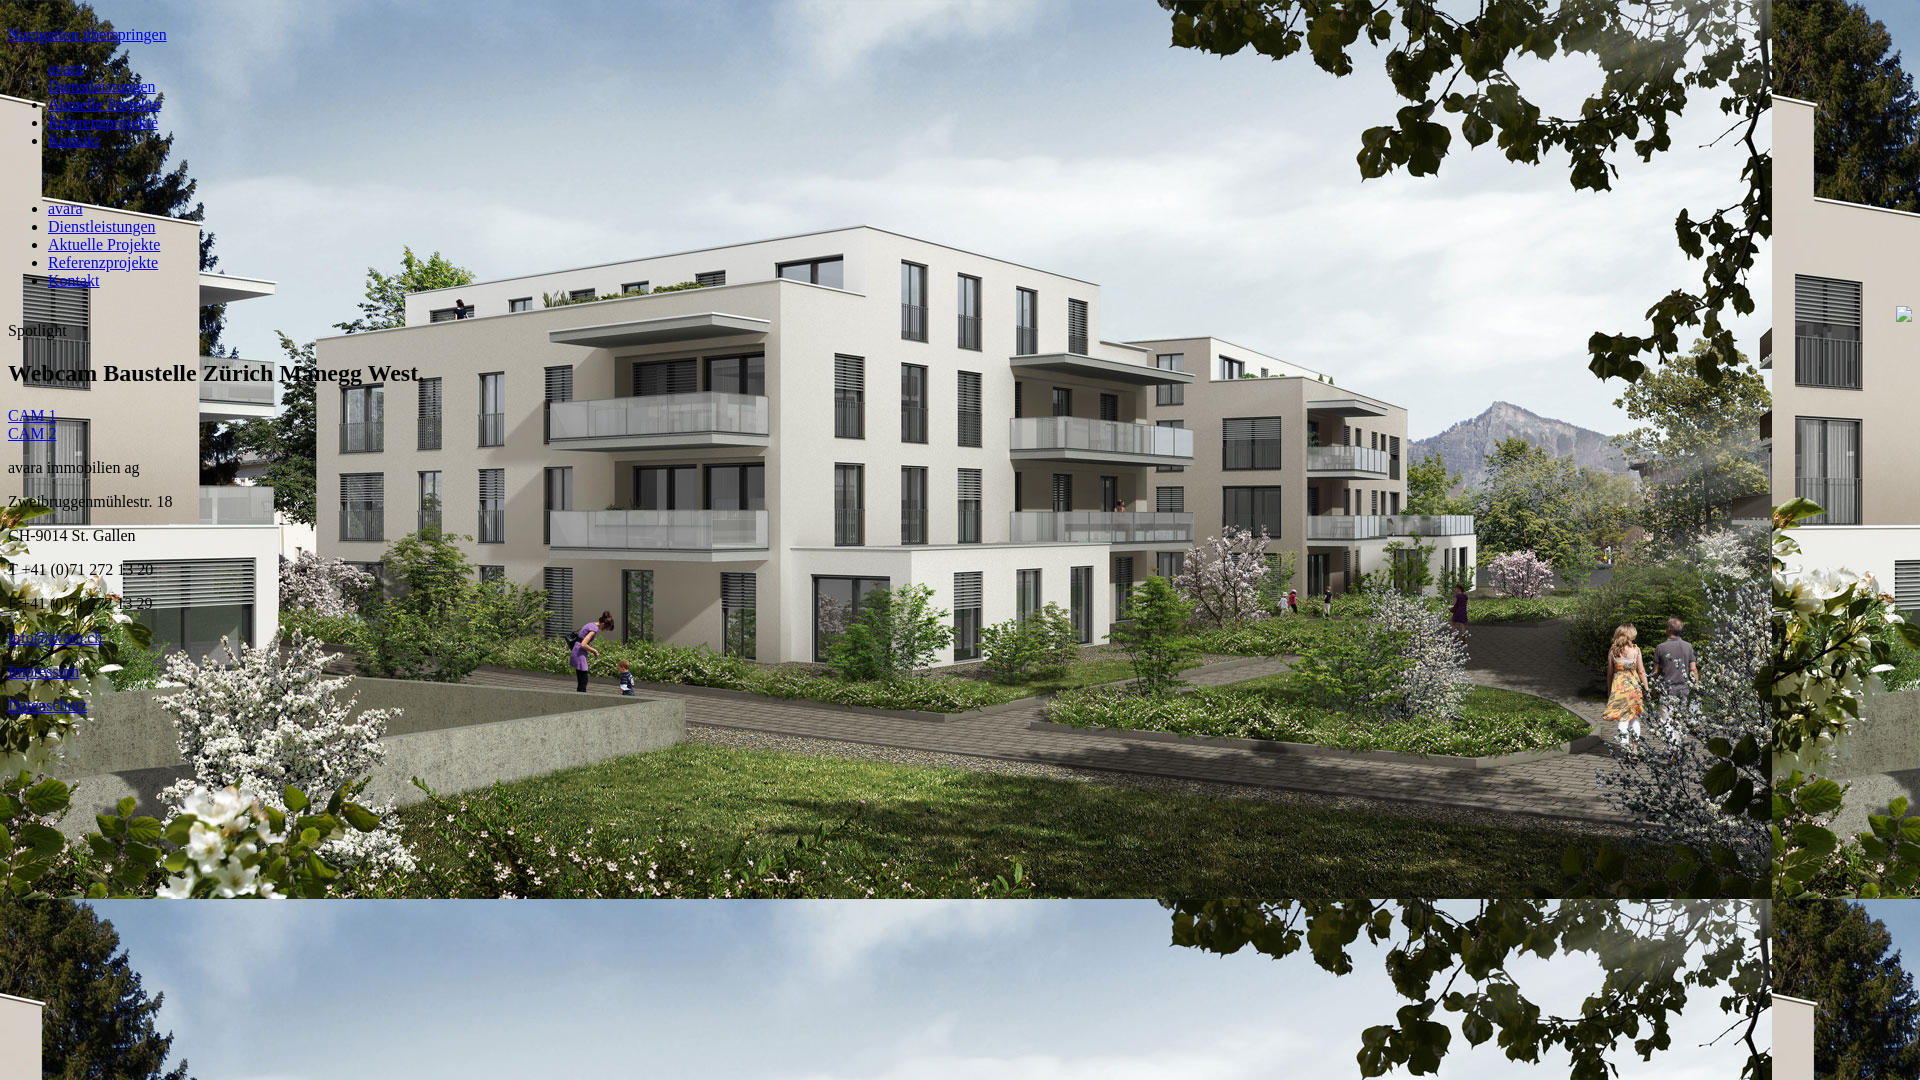 This screenshot has height=1080, width=1920. Describe the element at coordinates (47, 704) in the screenshot. I see `'Datenschutz'` at that location.